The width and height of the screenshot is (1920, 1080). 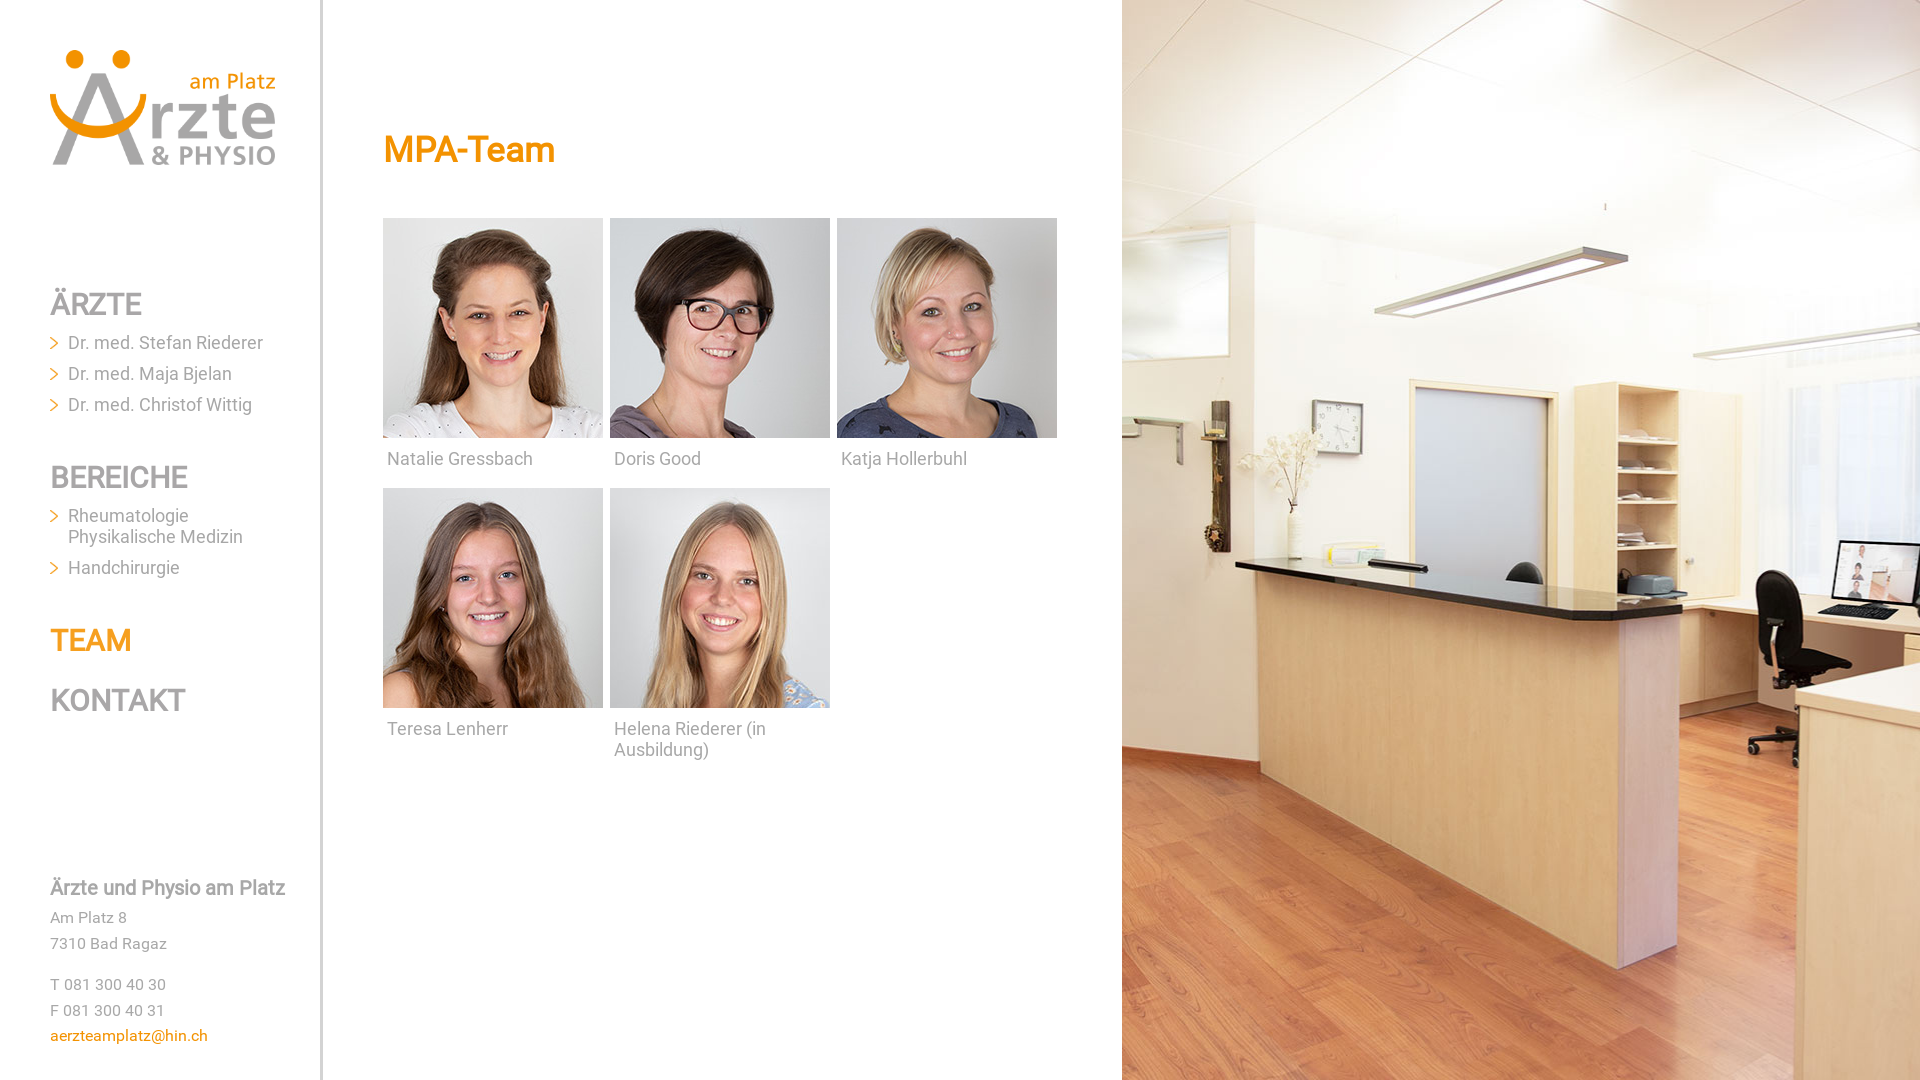 What do you see at coordinates (117, 477) in the screenshot?
I see `'BEREICHE'` at bounding box center [117, 477].